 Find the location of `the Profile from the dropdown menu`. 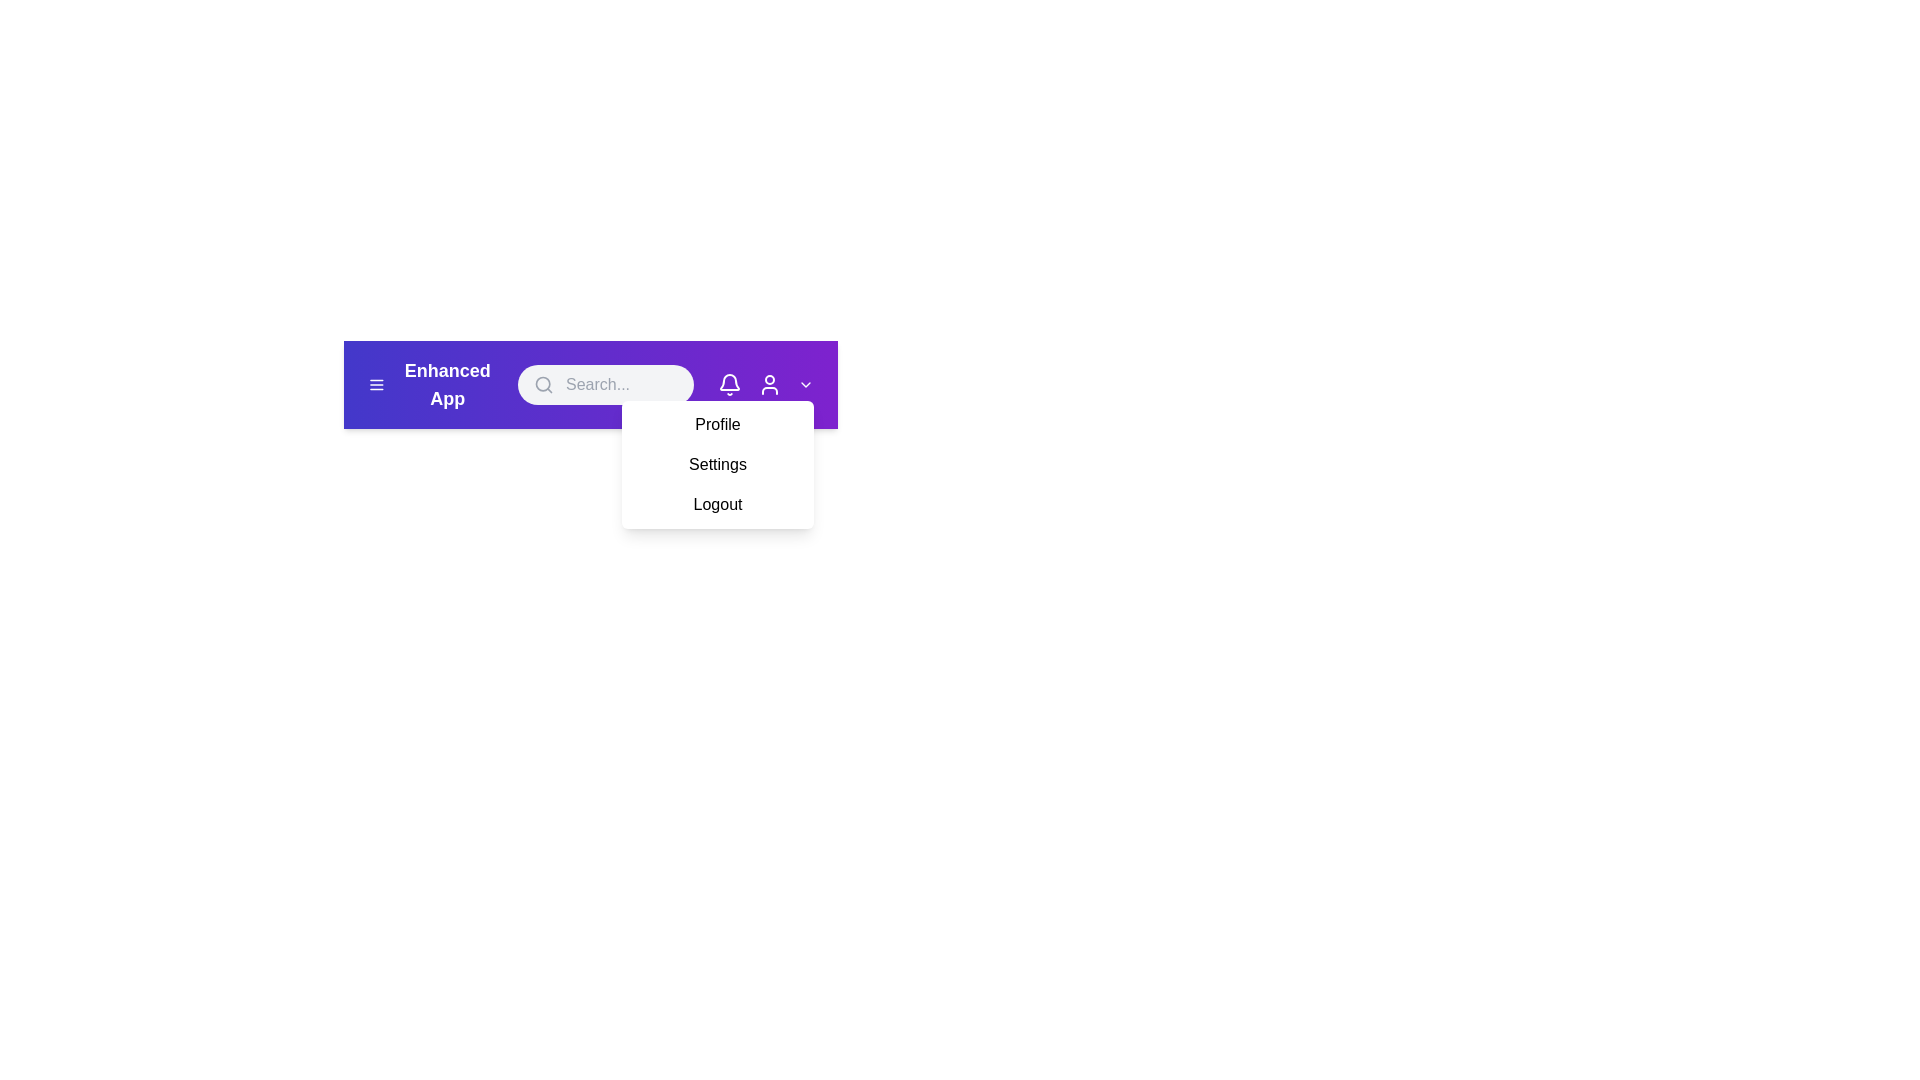

the Profile from the dropdown menu is located at coordinates (718, 423).